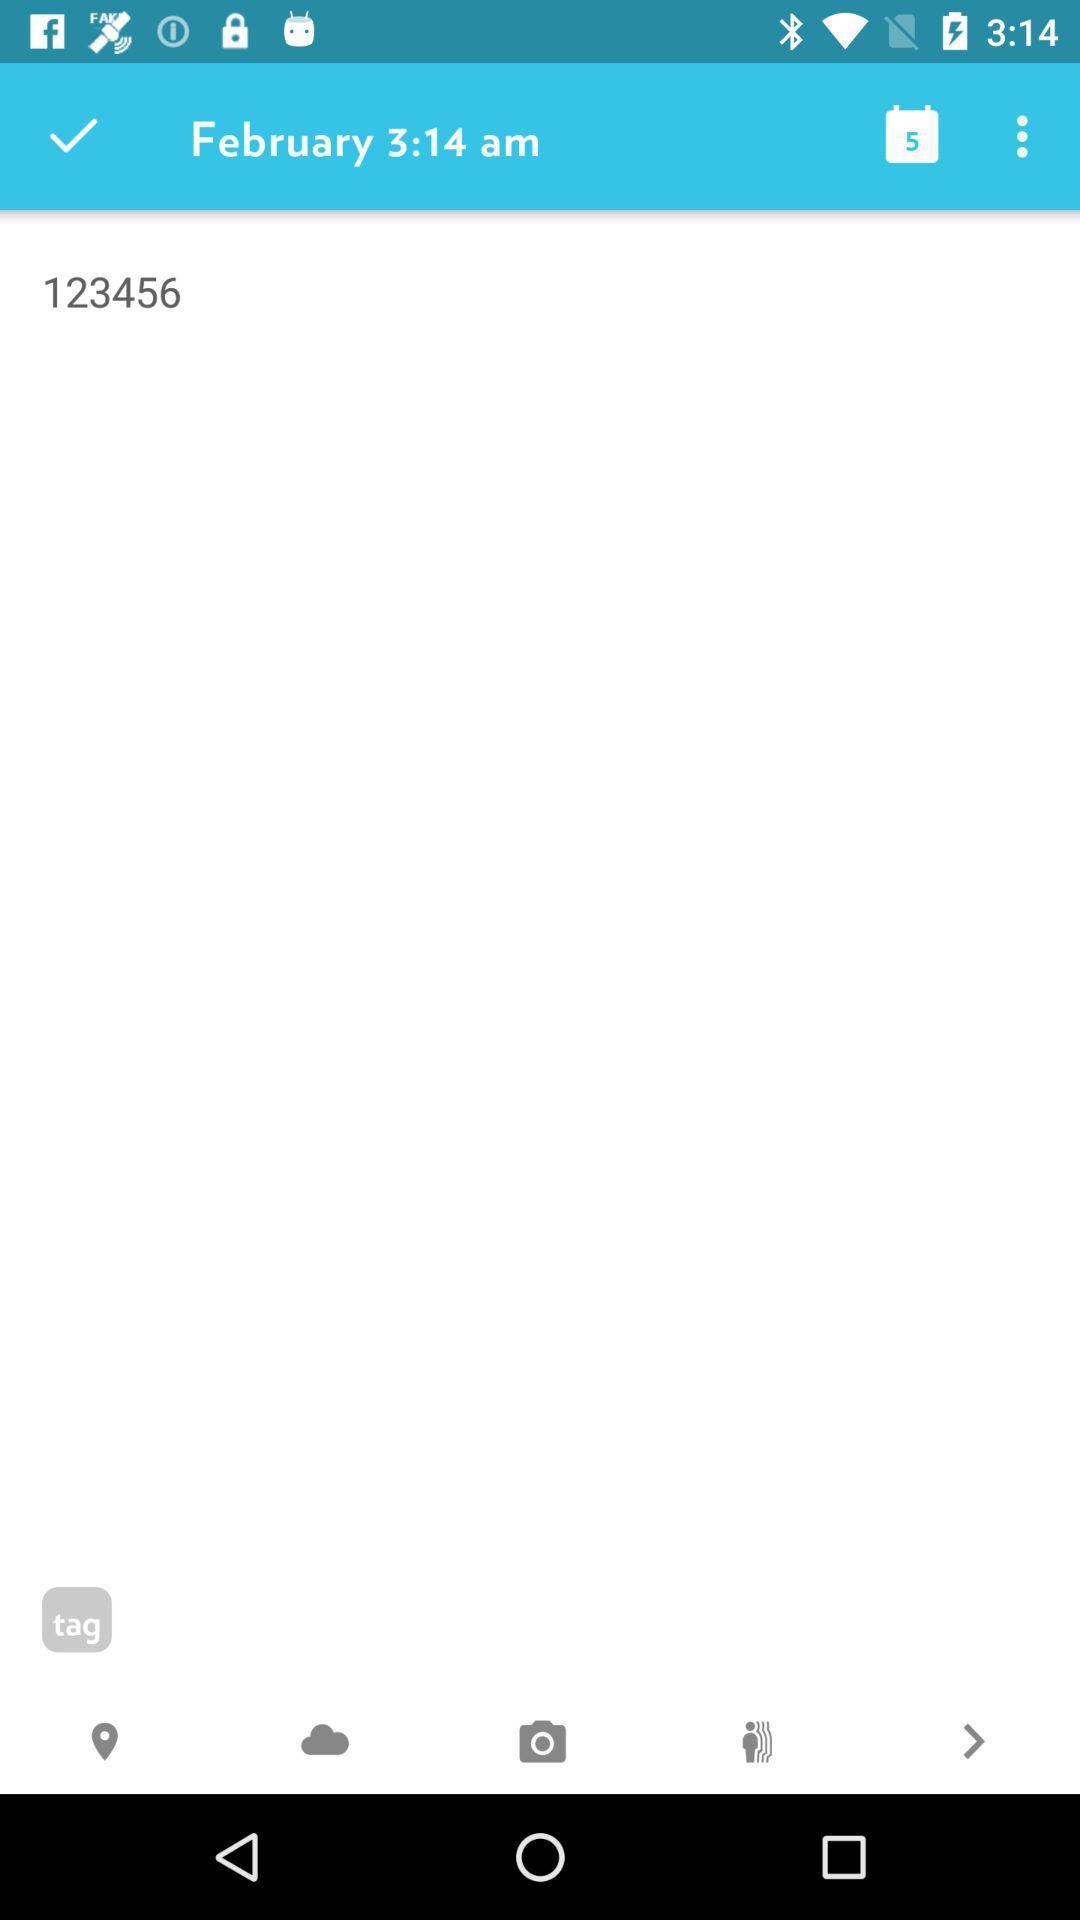 This screenshot has height=1920, width=1080. What do you see at coordinates (108, 1743) in the screenshot?
I see `the h` at bounding box center [108, 1743].